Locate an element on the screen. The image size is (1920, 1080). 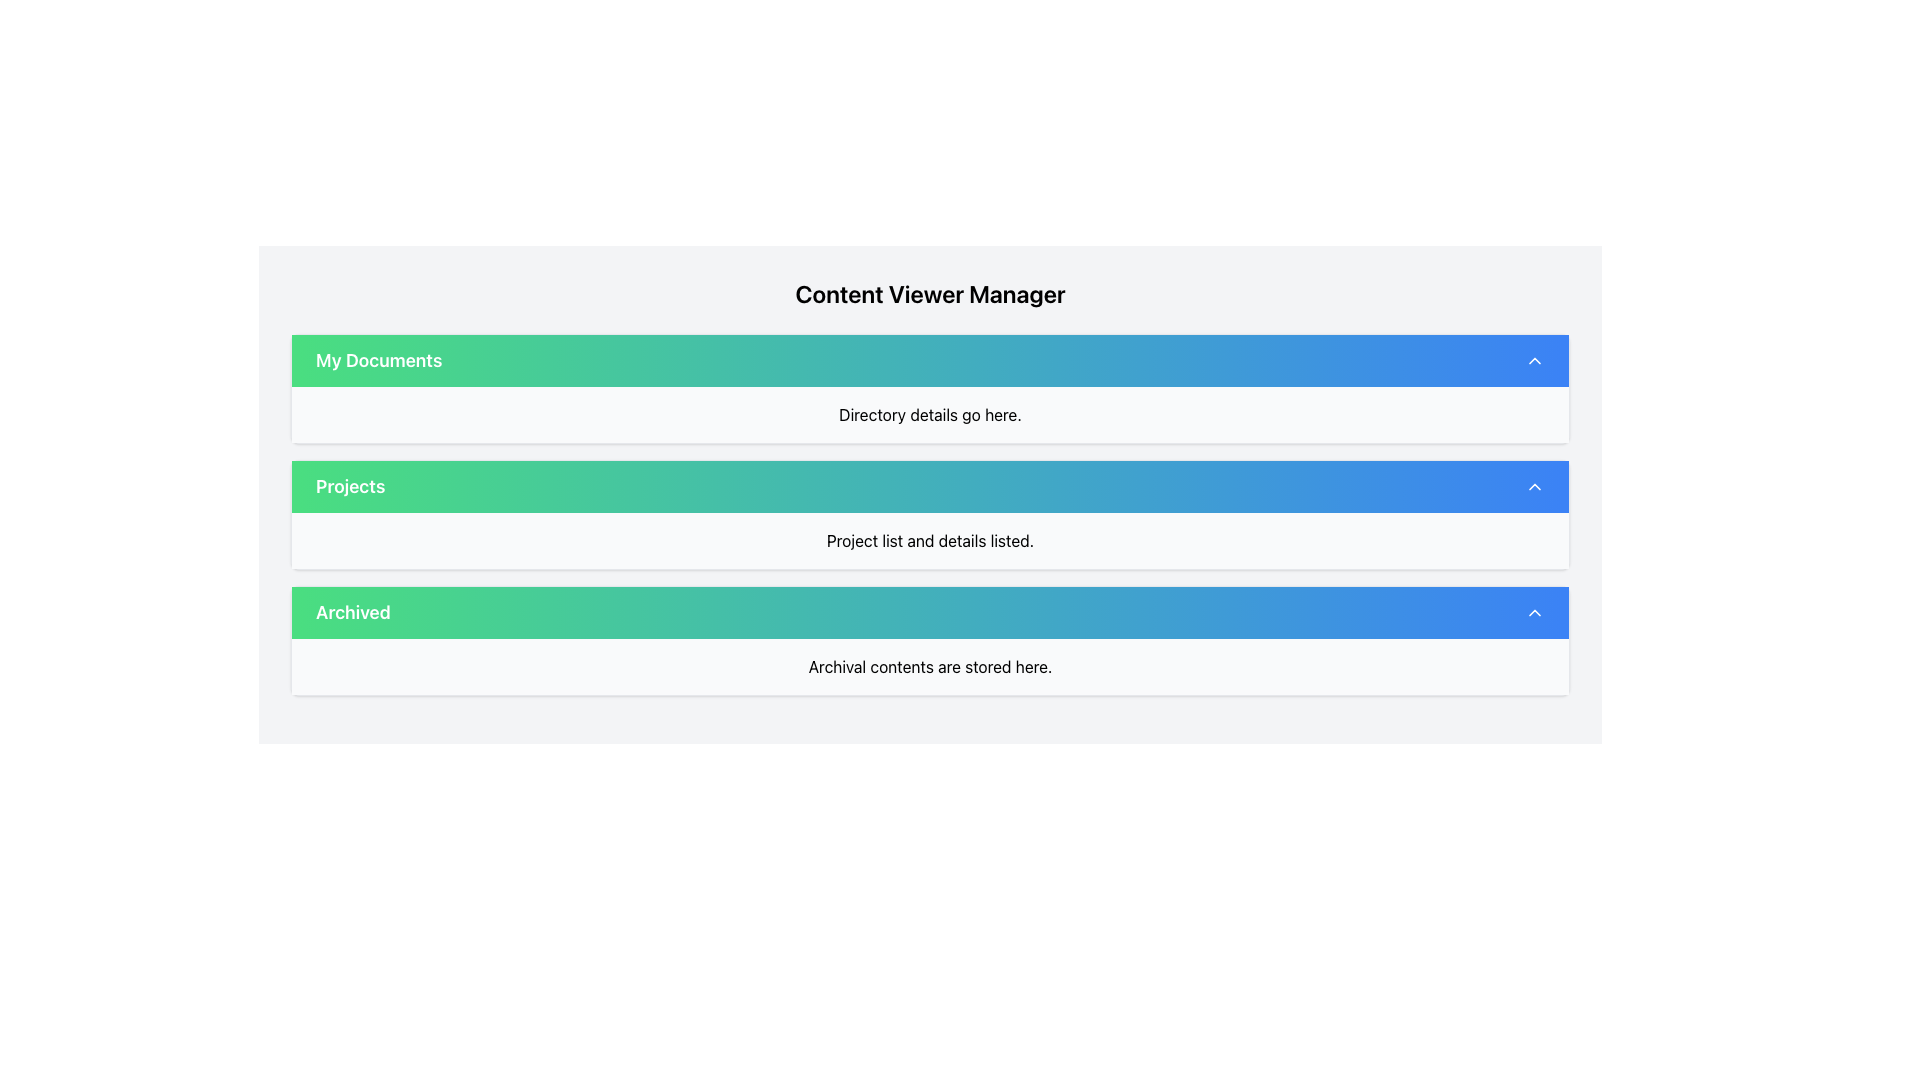
the toggle icon located at the top-right corner of the 'Projects' header is located at coordinates (1534, 486).